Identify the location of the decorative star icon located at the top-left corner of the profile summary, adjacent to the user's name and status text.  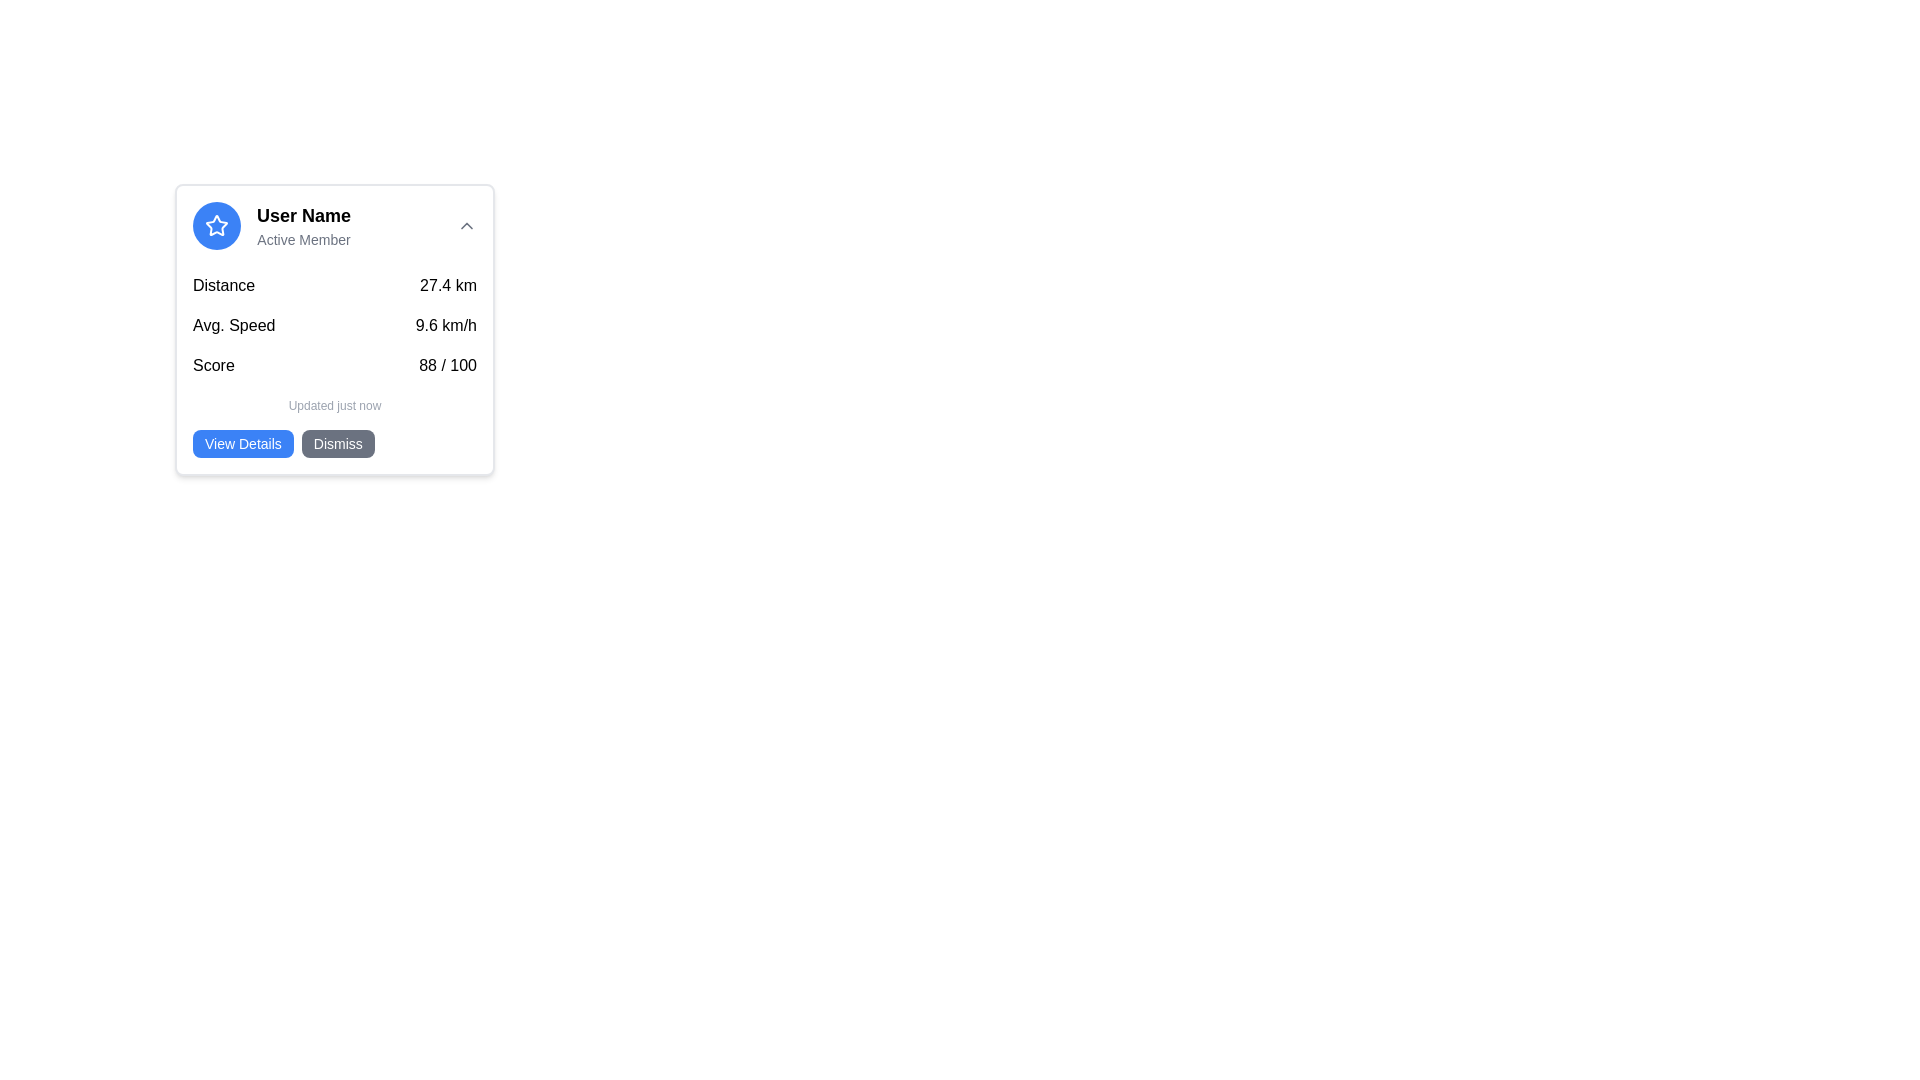
(216, 225).